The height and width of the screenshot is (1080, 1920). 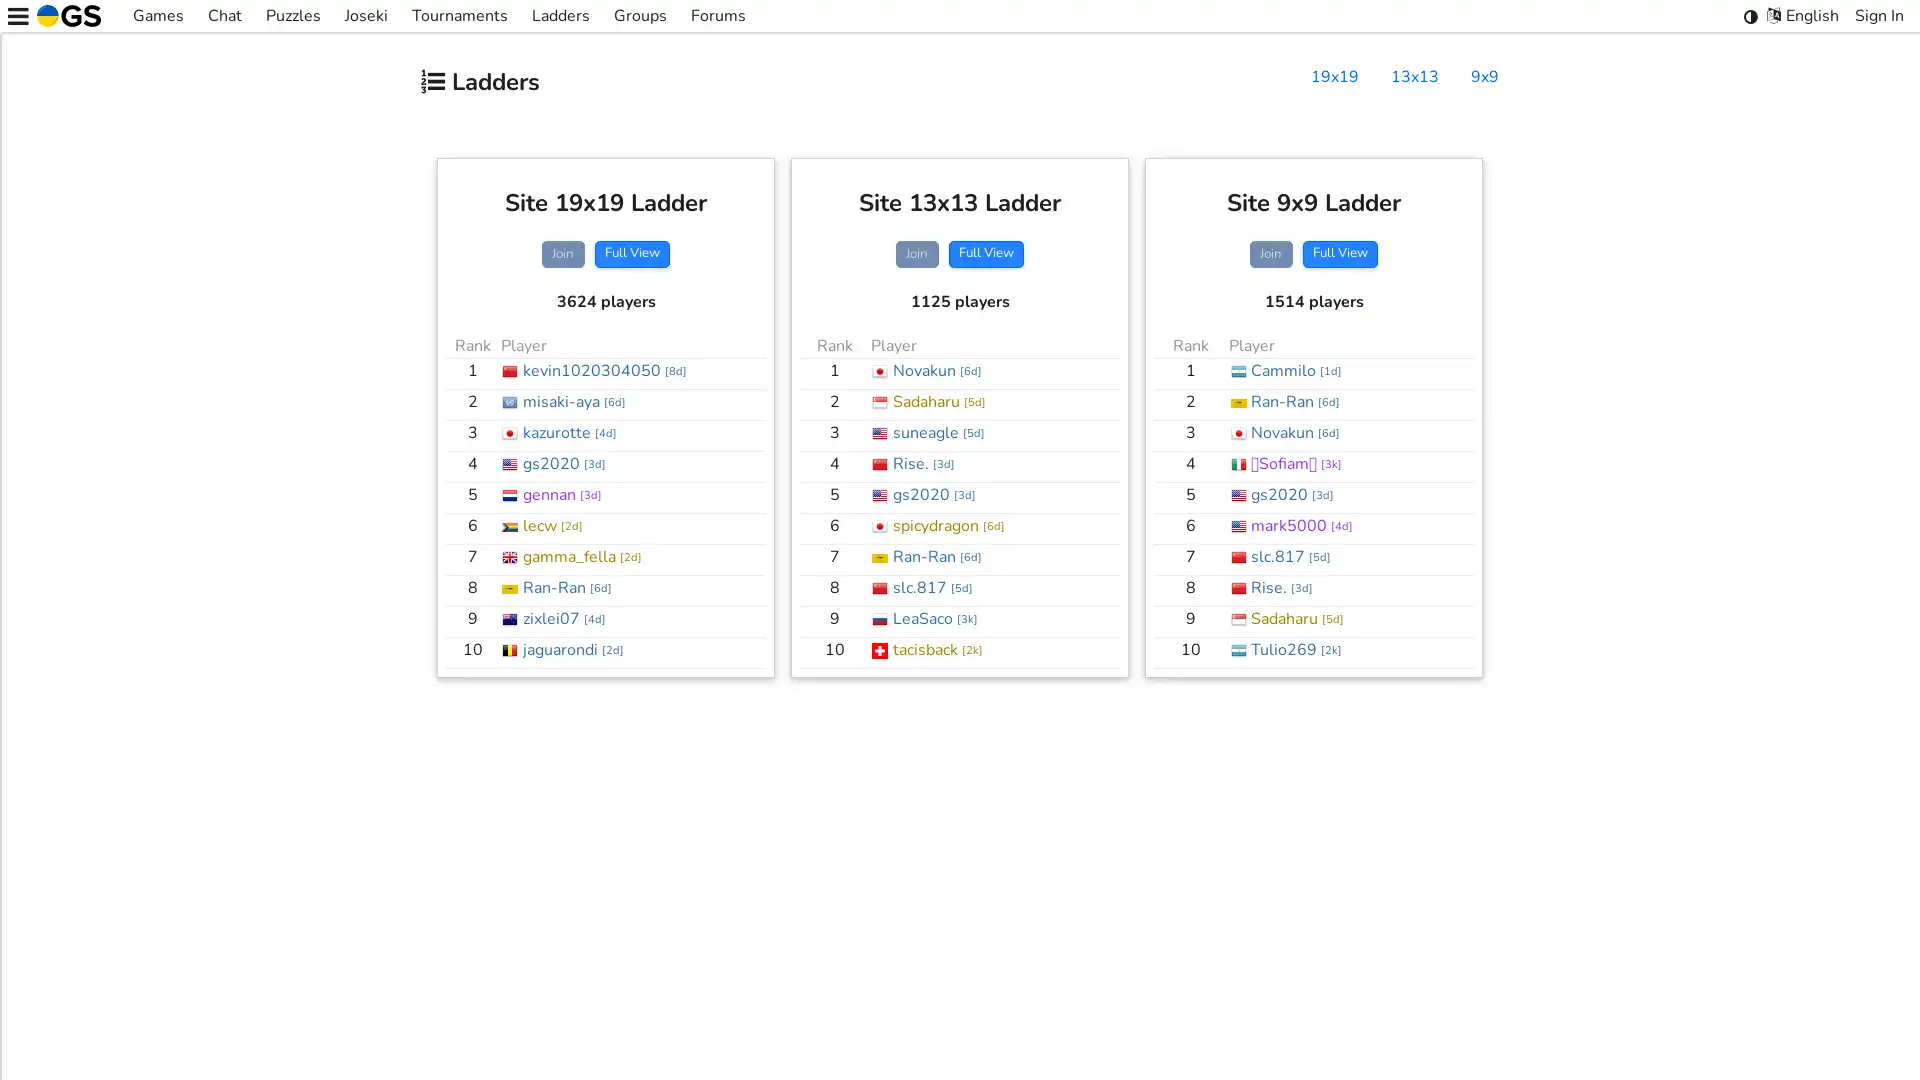 I want to click on Join, so click(x=1269, y=253).